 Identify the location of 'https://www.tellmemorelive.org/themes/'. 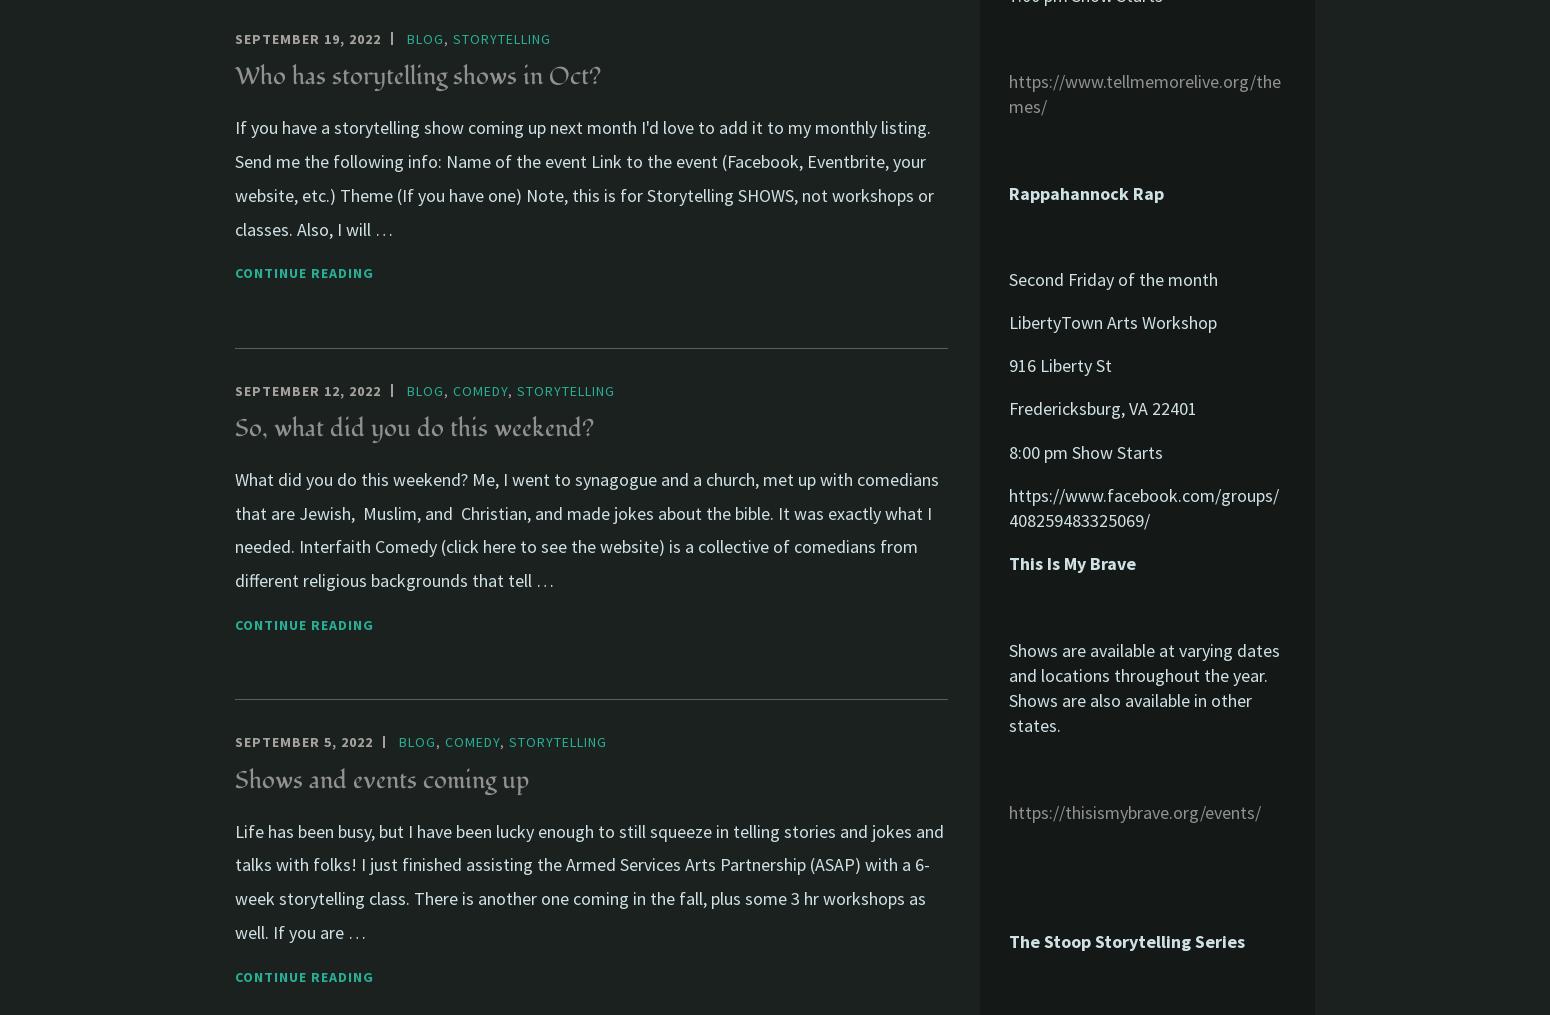
(1143, 93).